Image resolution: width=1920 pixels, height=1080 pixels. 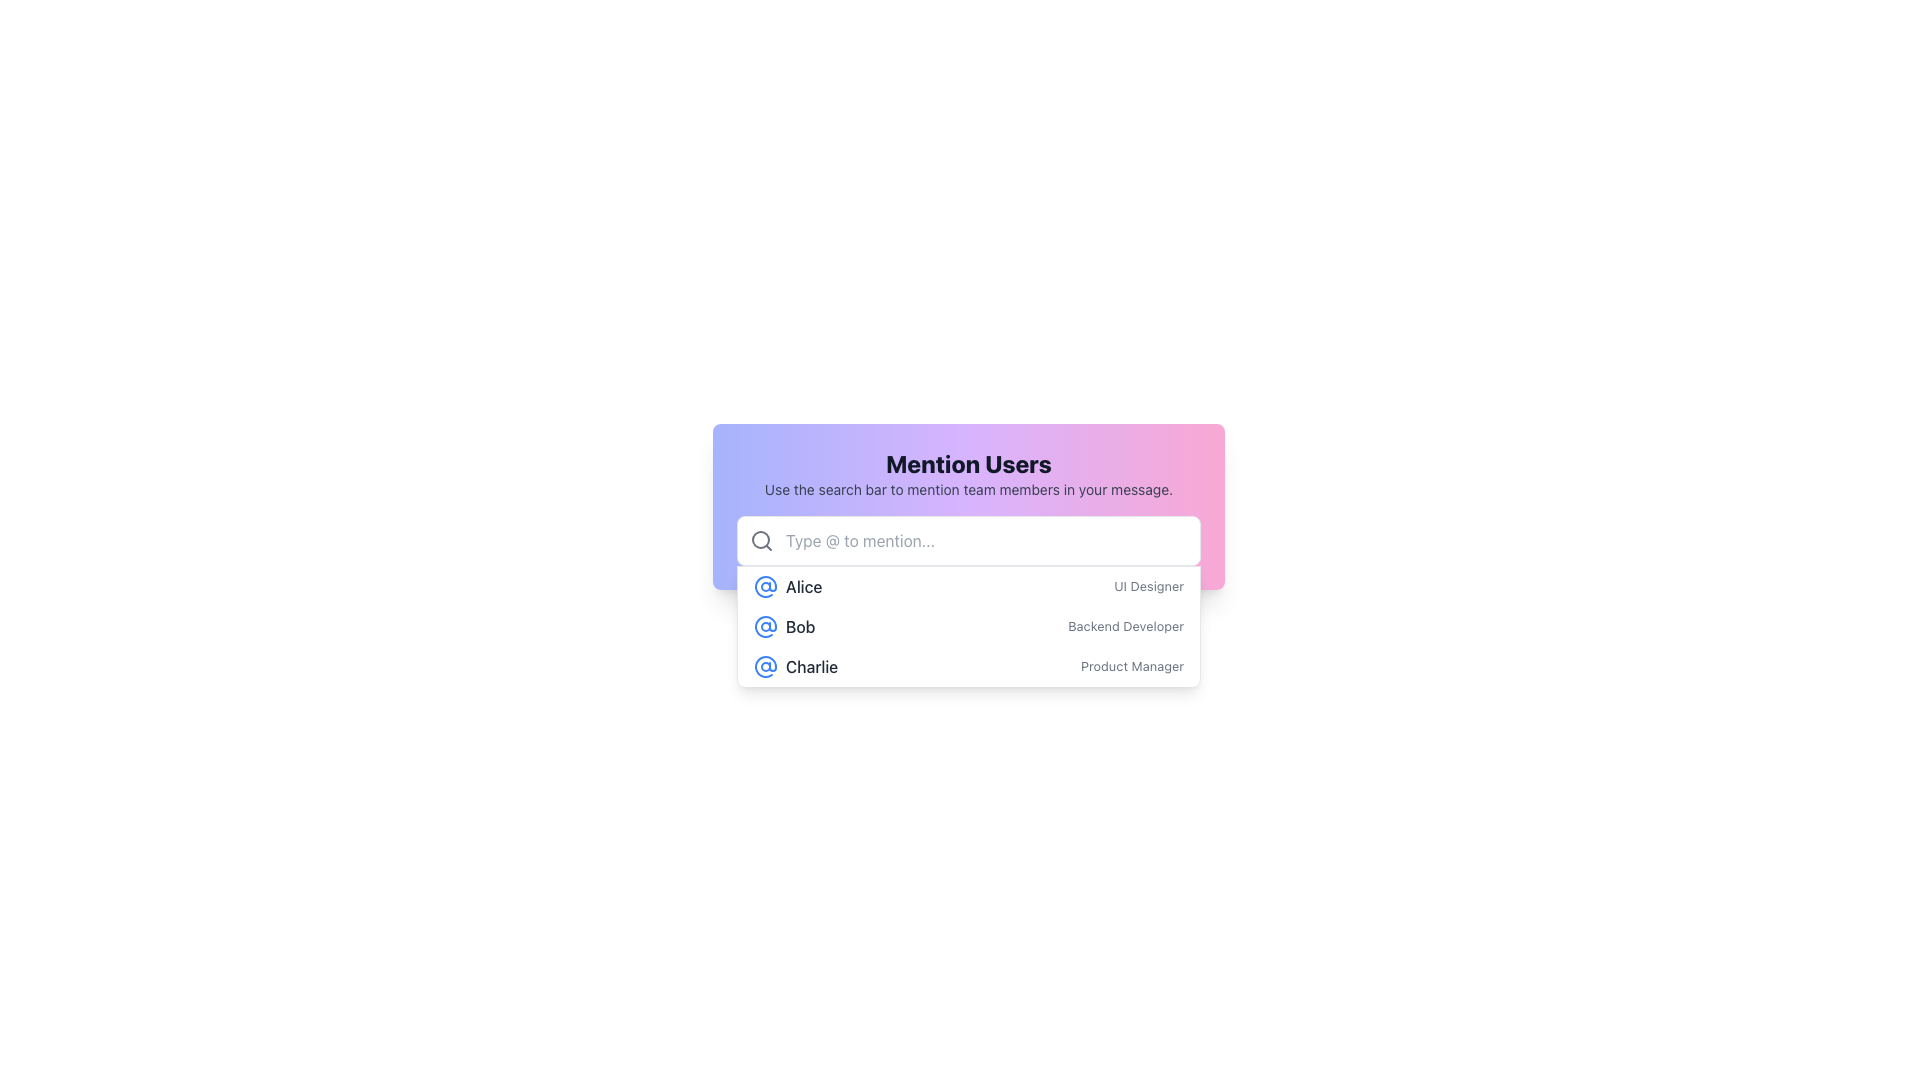 I want to click on the Text Label displaying the name 'Bob', which is the second item in a list of user mentions, positioned below 'Alice' and above 'Charlie', so click(x=800, y=626).